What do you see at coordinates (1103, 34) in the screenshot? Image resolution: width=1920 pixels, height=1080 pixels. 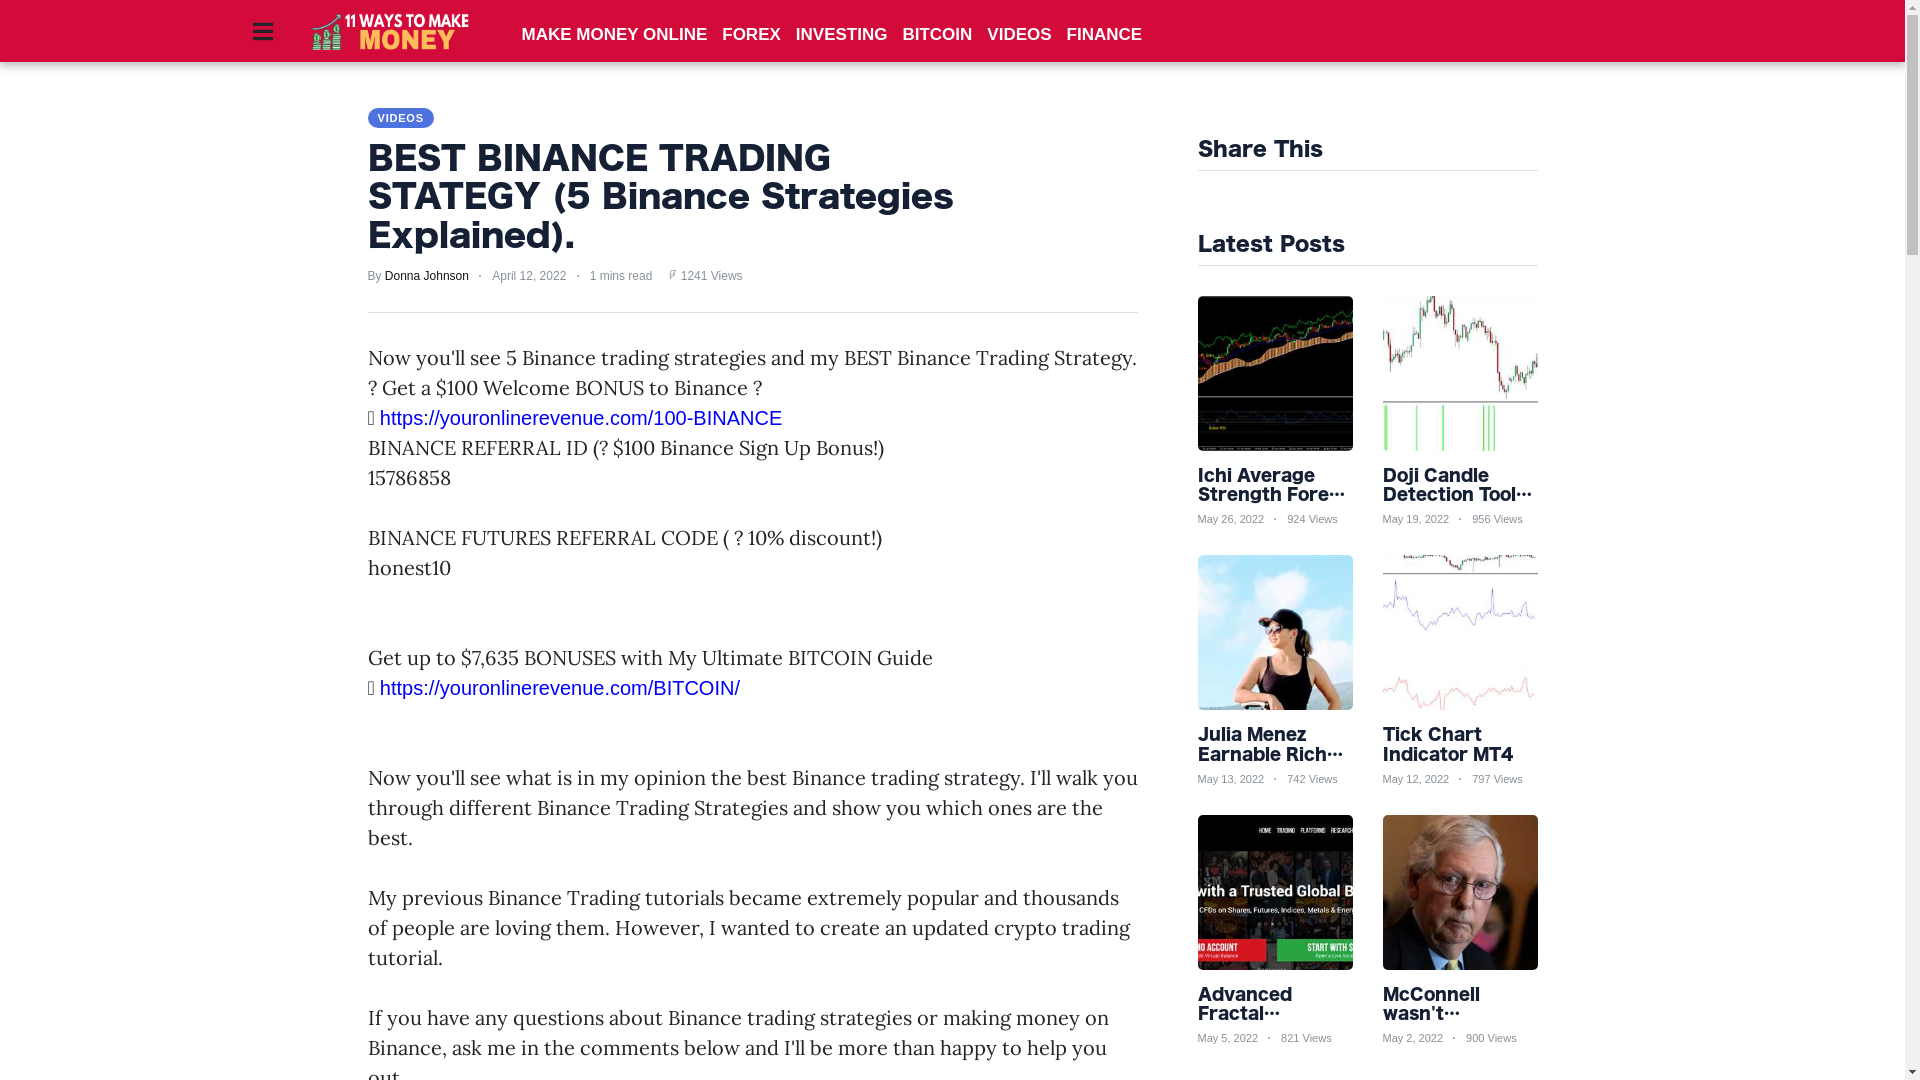 I see `'FINANCE'` at bounding box center [1103, 34].